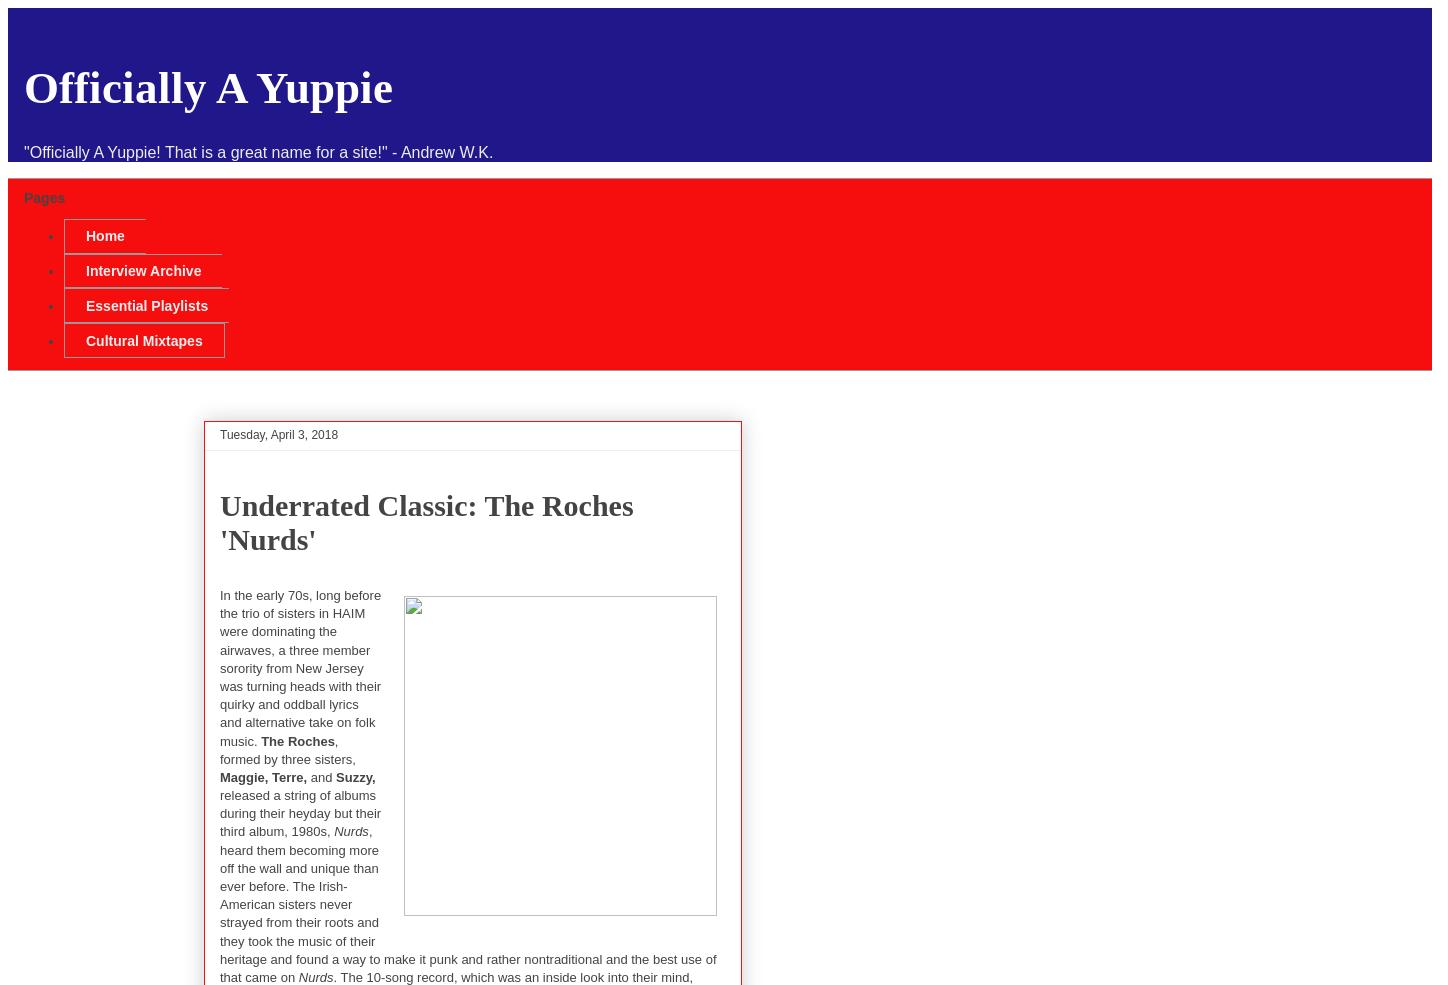 The width and height of the screenshot is (1448, 985). Describe the element at coordinates (24, 152) in the screenshot. I see `'"Officially A Yuppie! That is a great name for a site!" - Andrew W.K.'` at that location.